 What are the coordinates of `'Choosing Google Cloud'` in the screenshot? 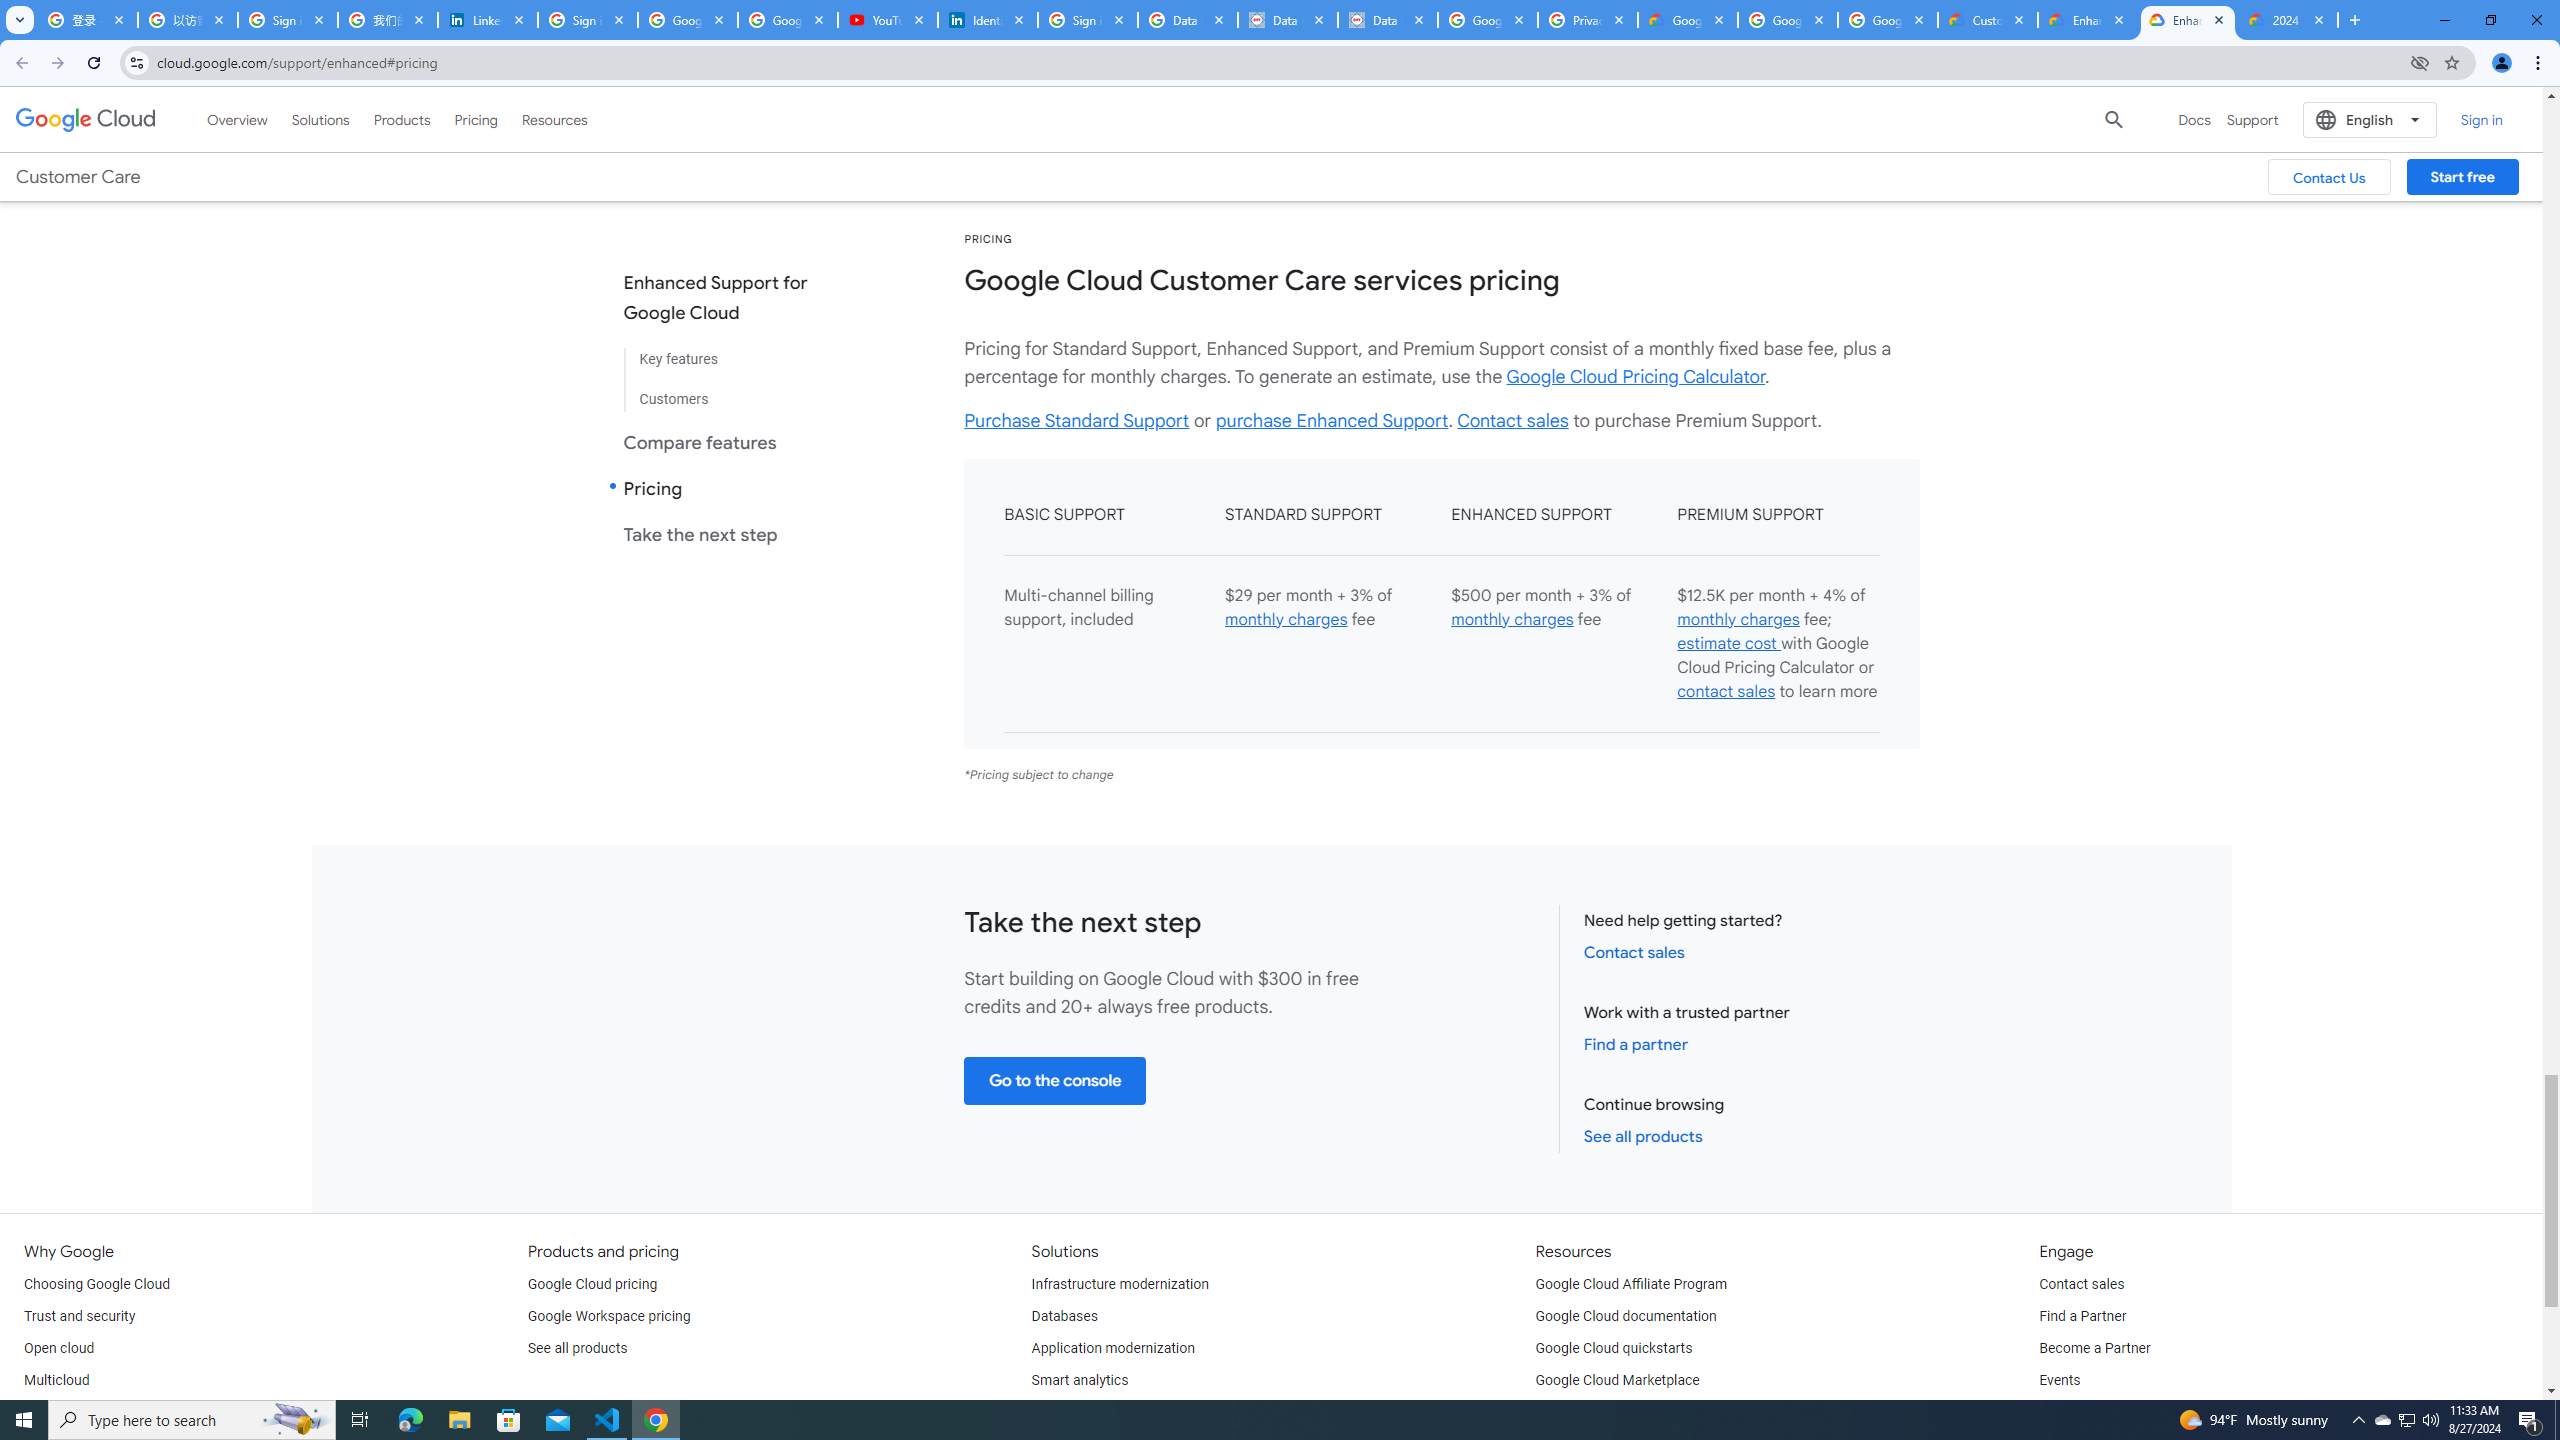 It's located at (97, 1283).